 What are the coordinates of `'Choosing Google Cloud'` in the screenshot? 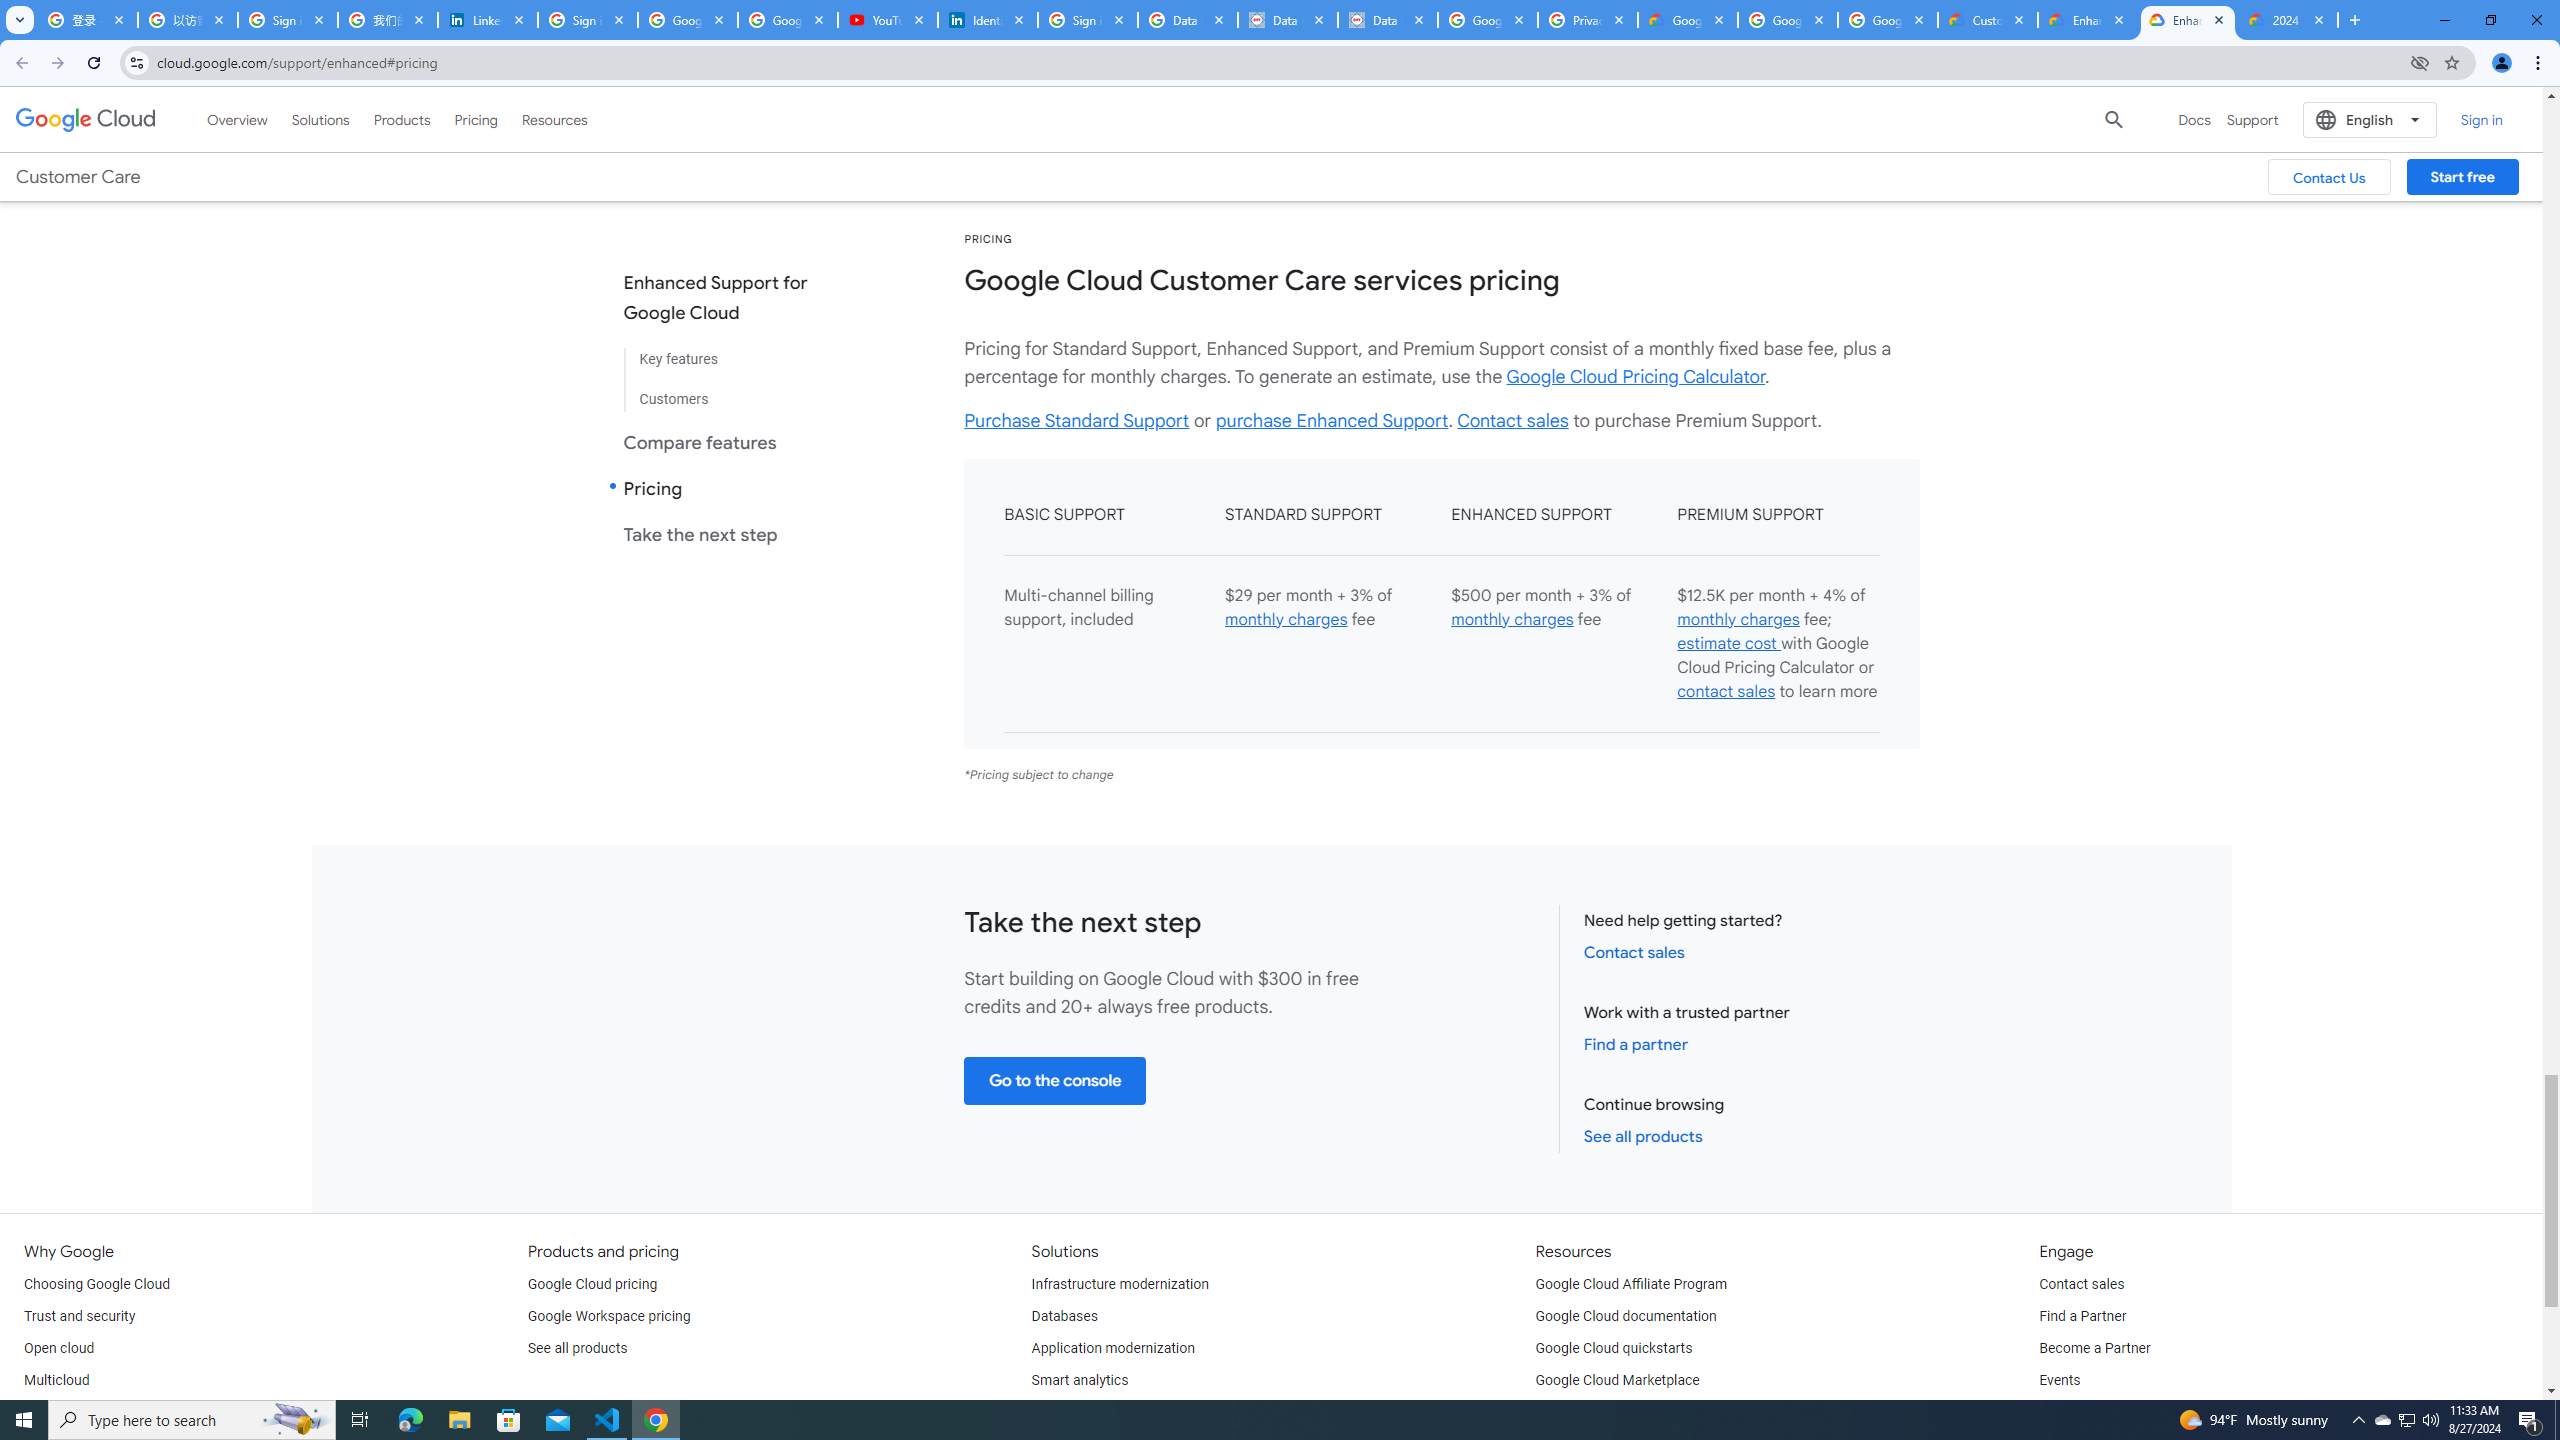 It's located at (97, 1283).